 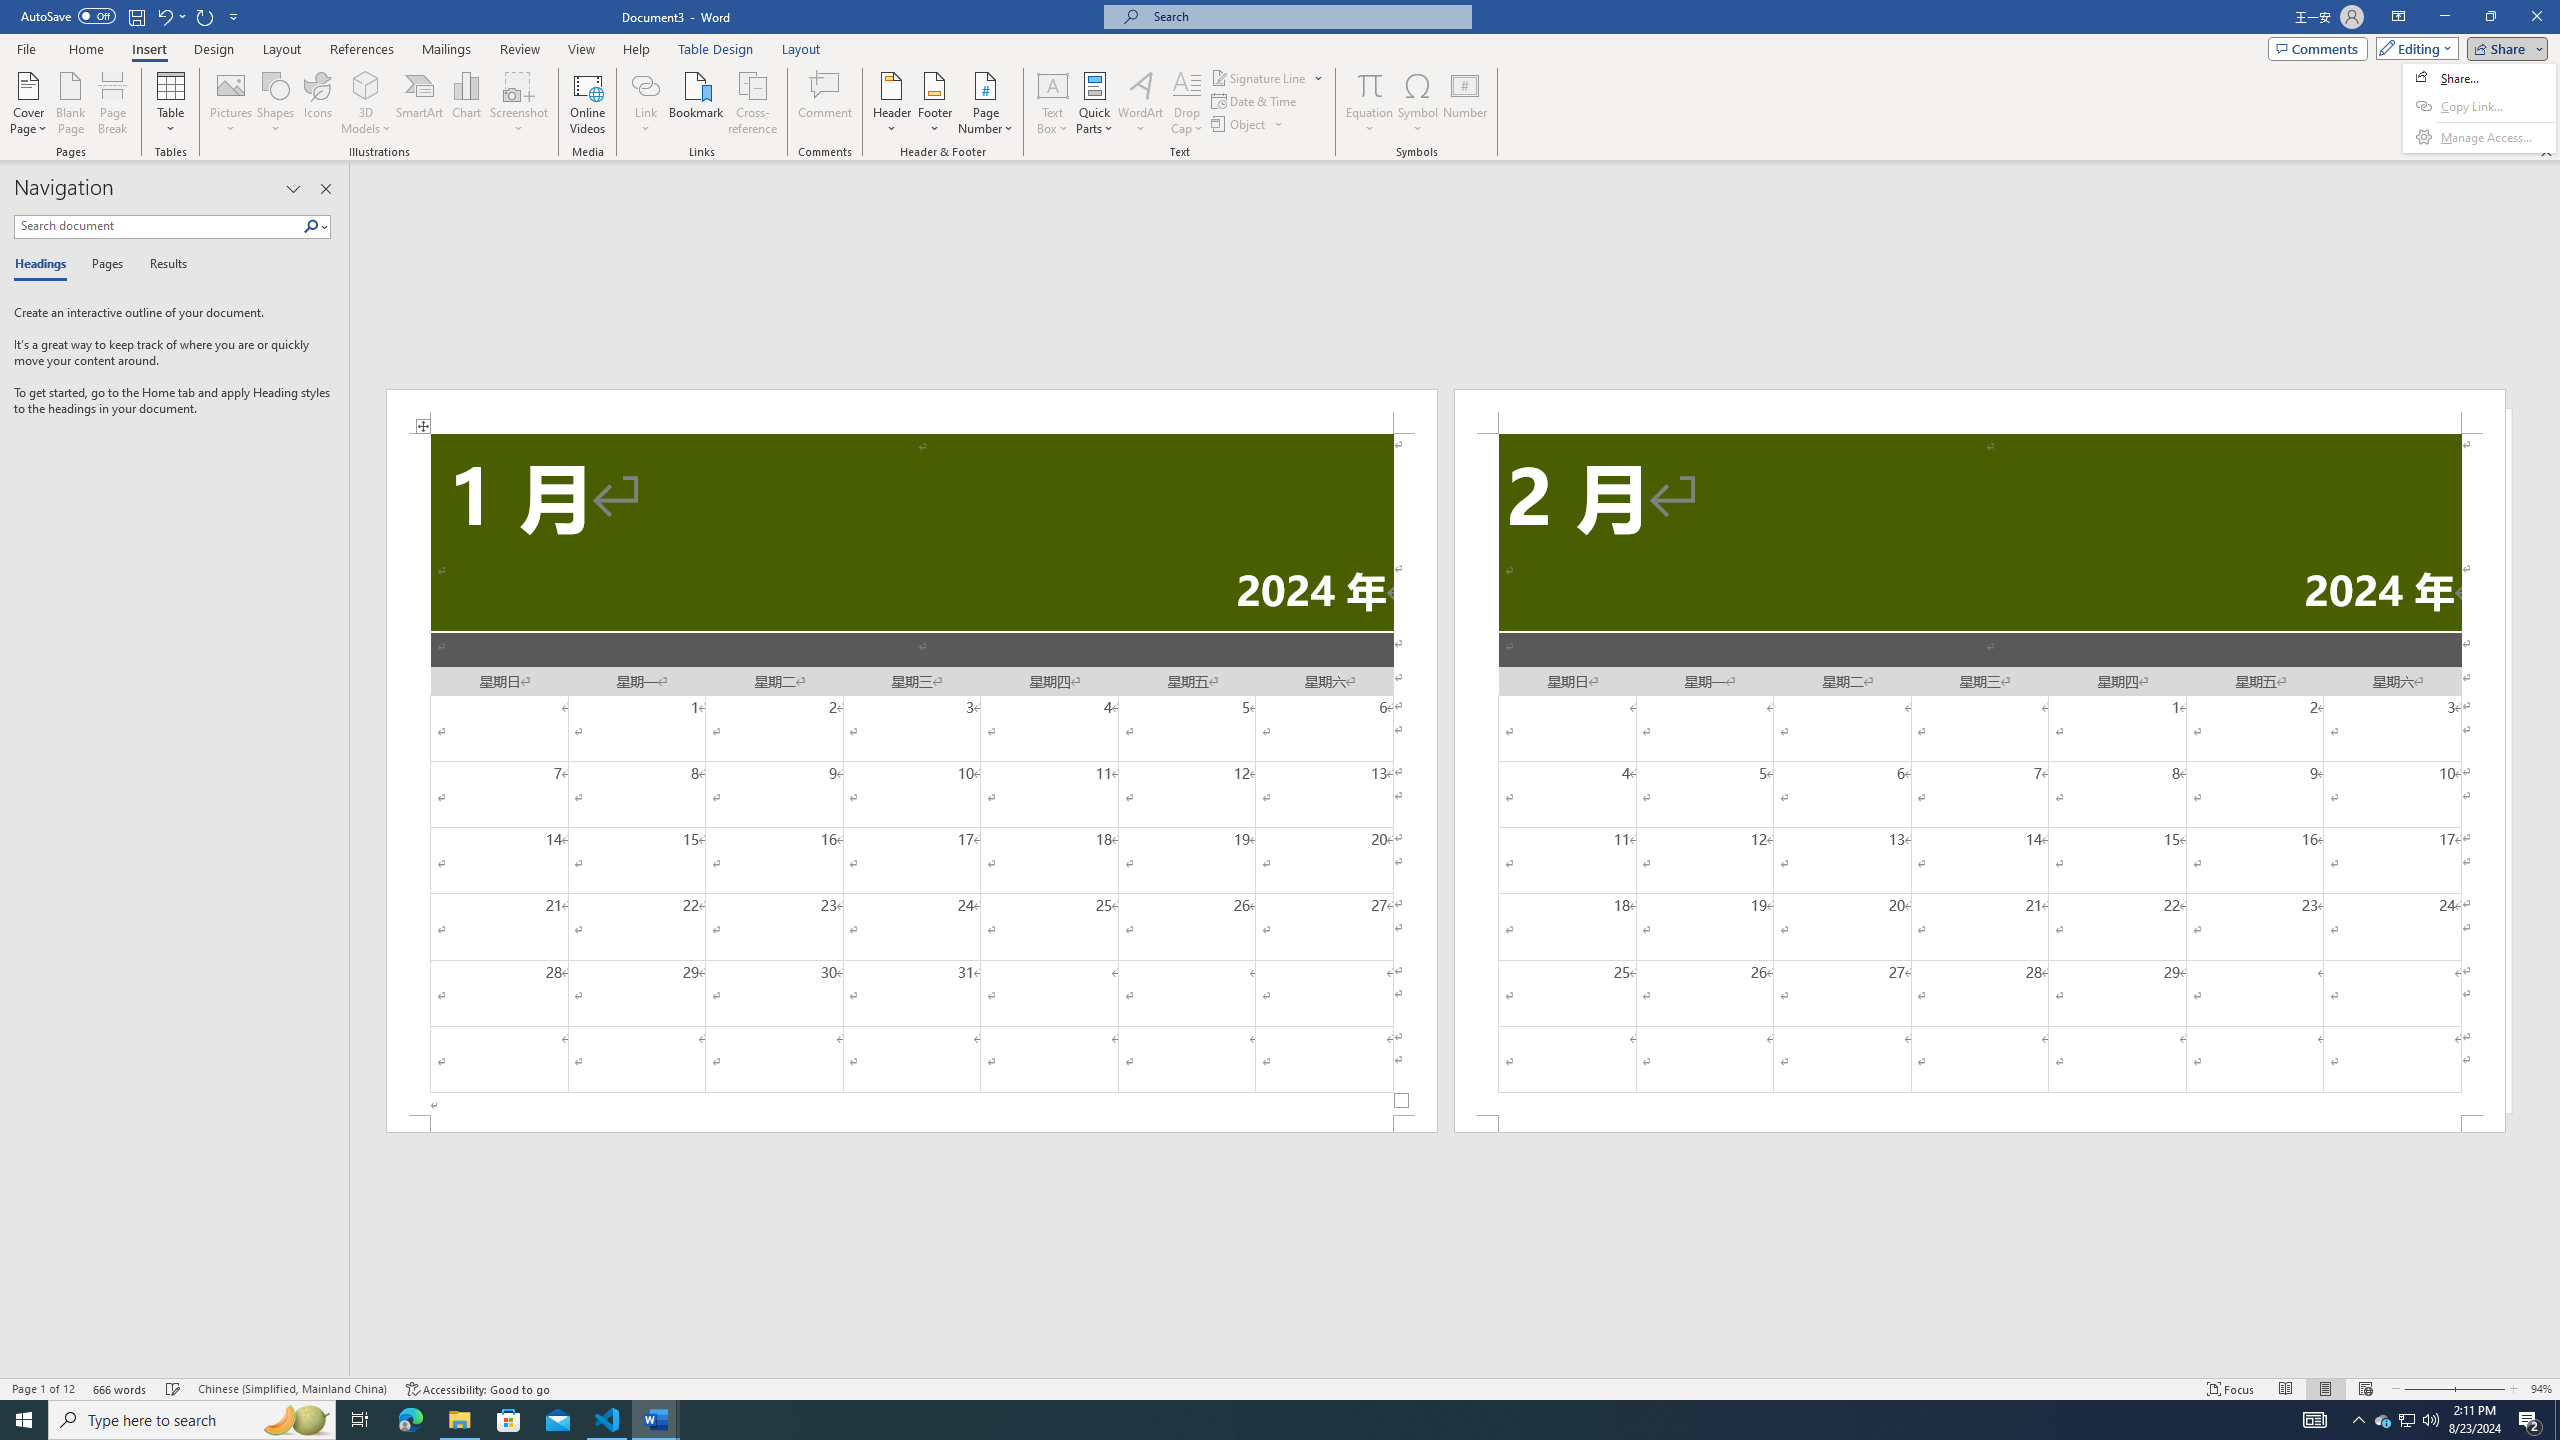 What do you see at coordinates (1259, 77) in the screenshot?
I see `'Signature Line'` at bounding box center [1259, 77].